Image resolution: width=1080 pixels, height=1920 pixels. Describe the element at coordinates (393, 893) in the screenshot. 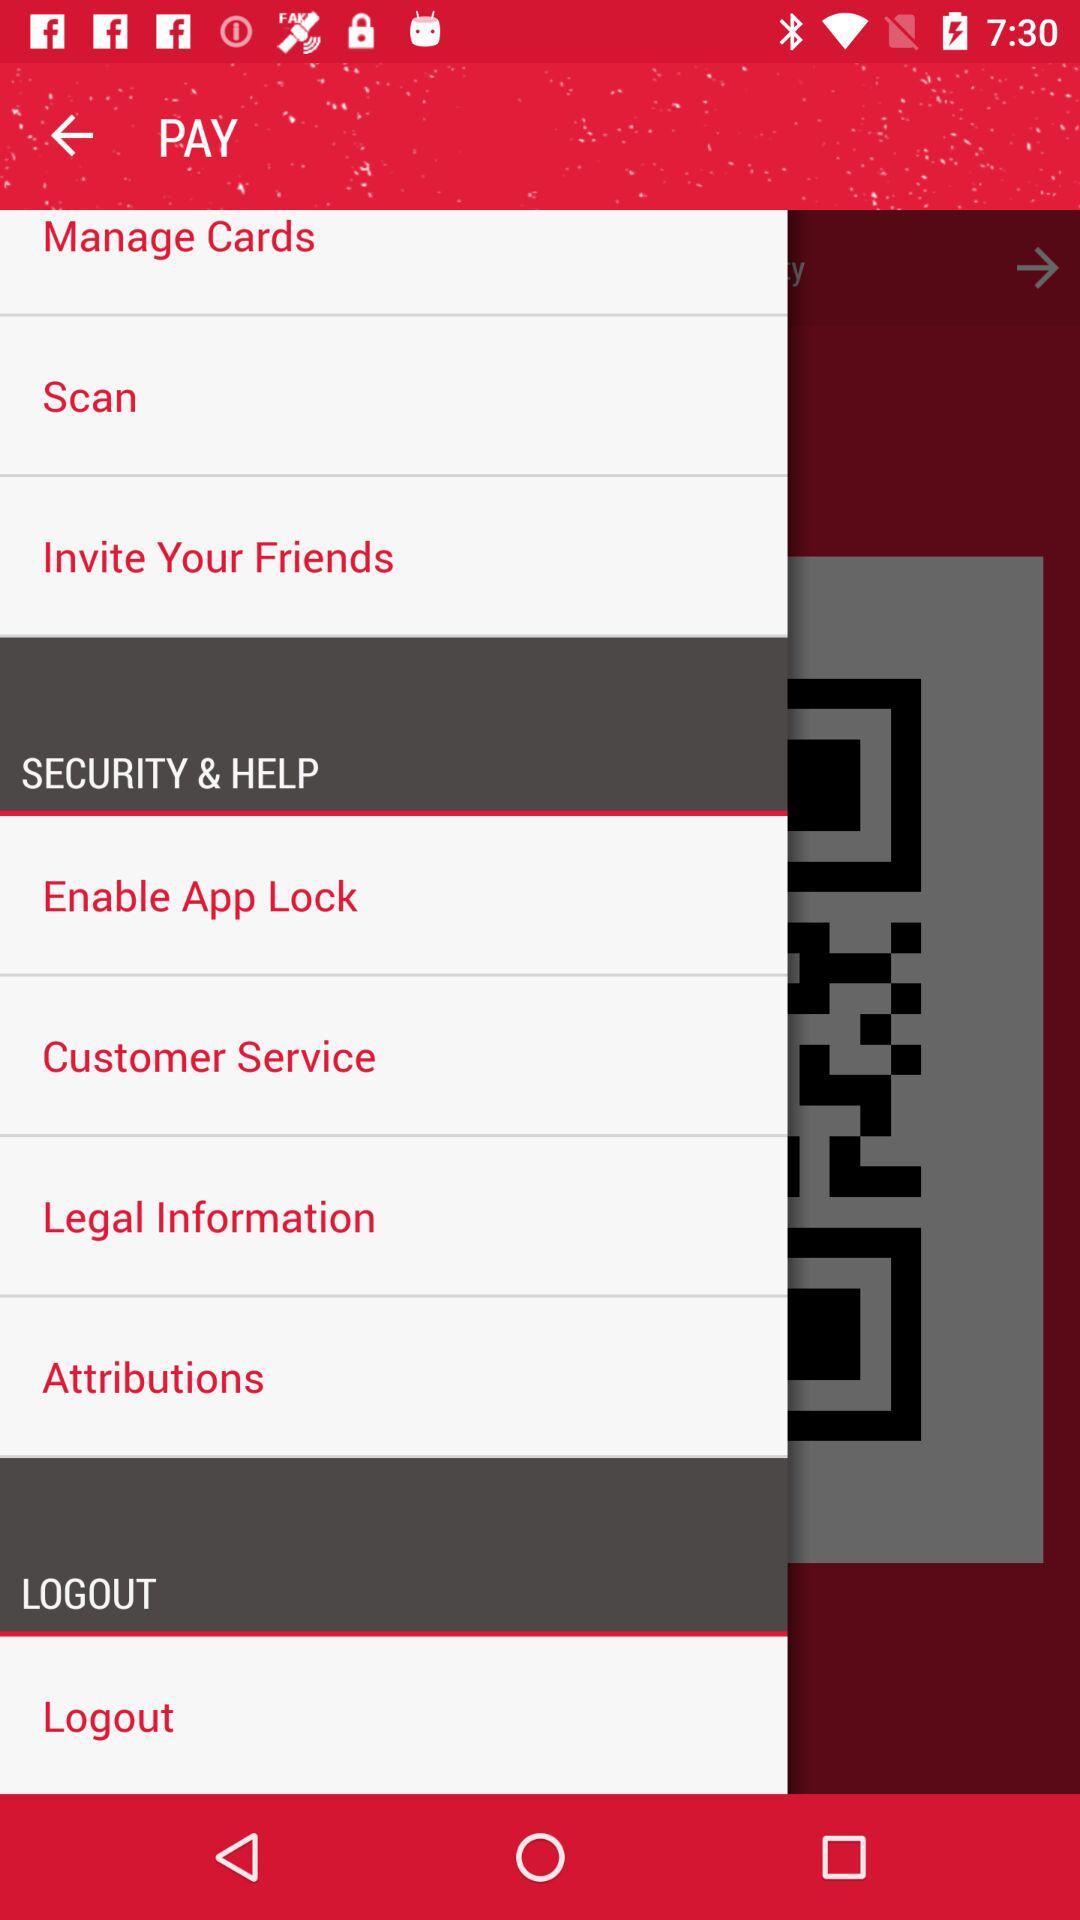

I see `the enable app lock icon` at that location.